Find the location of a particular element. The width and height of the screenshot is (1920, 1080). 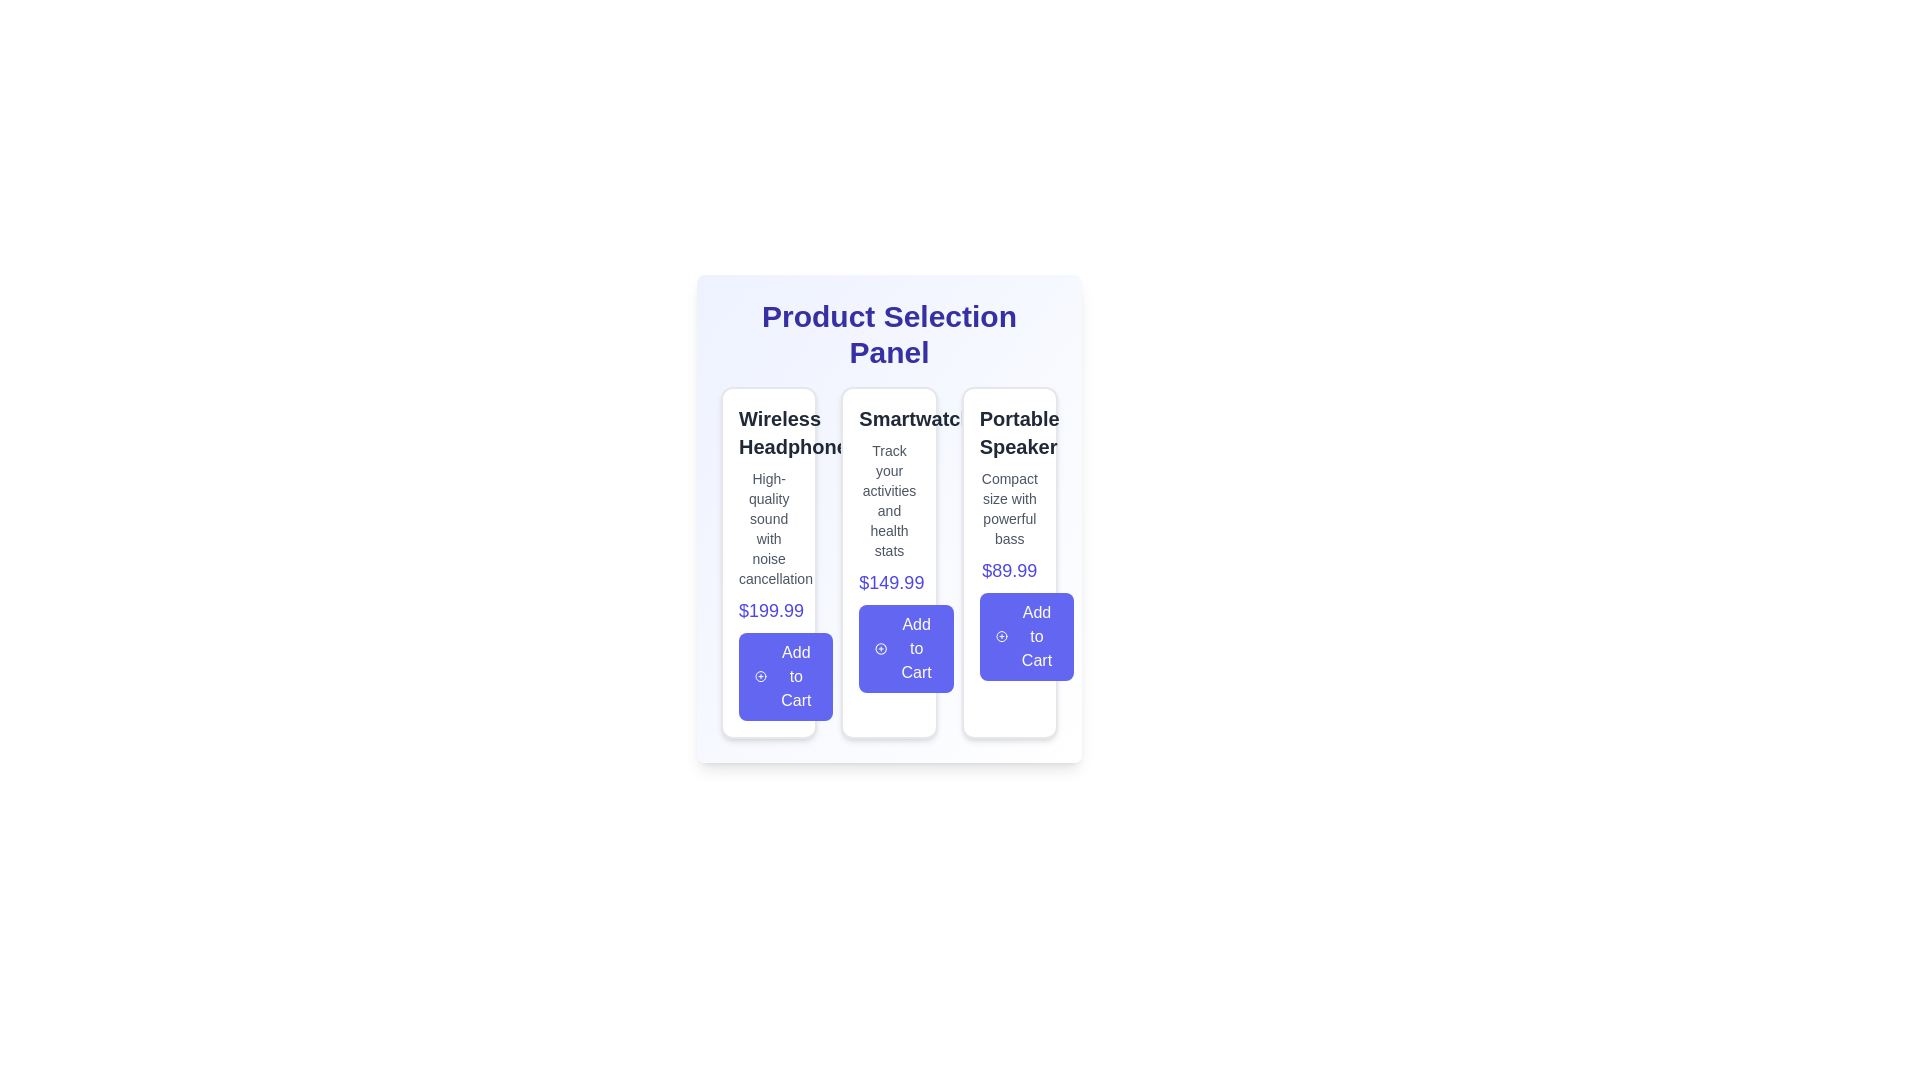

the price text label, which is the third element in a vertical sequence between the product description and the 'Add to Cart' button is located at coordinates (1009, 570).